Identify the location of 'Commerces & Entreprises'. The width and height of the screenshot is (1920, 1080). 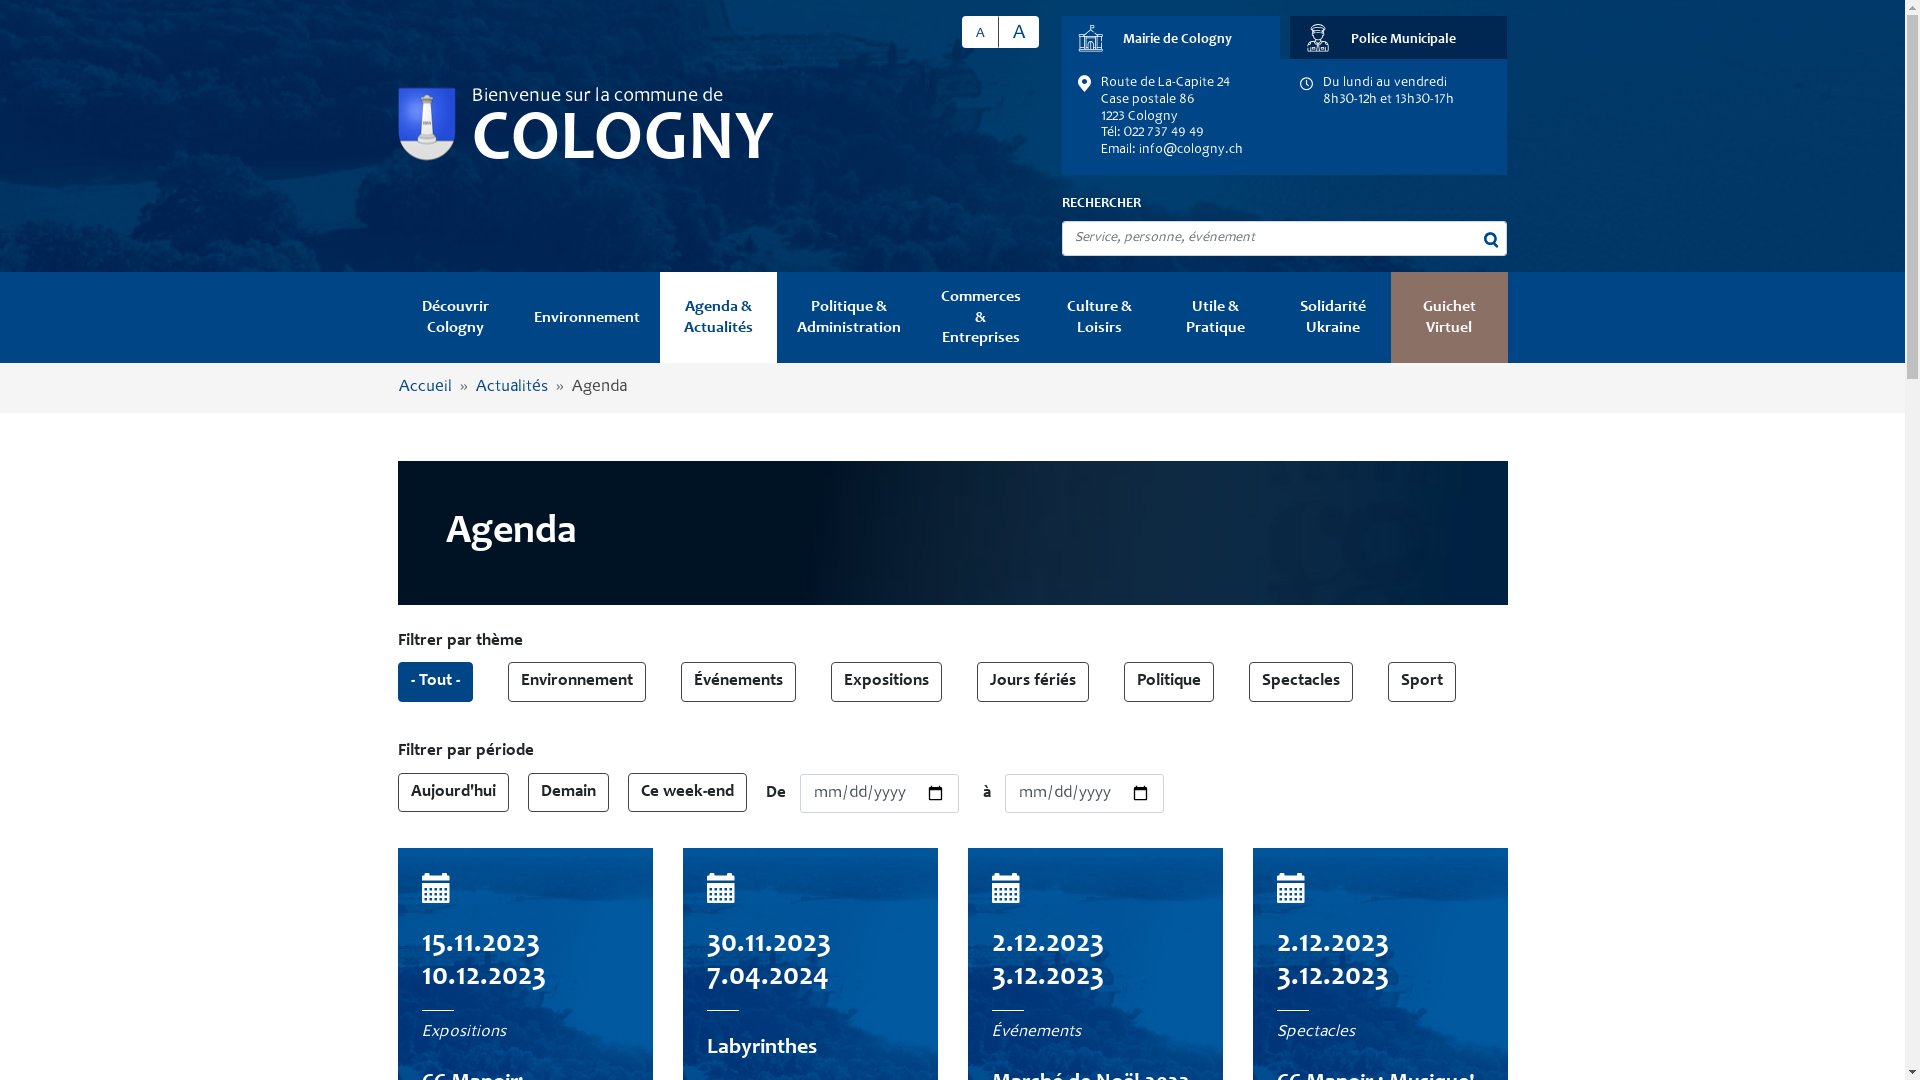
(980, 316).